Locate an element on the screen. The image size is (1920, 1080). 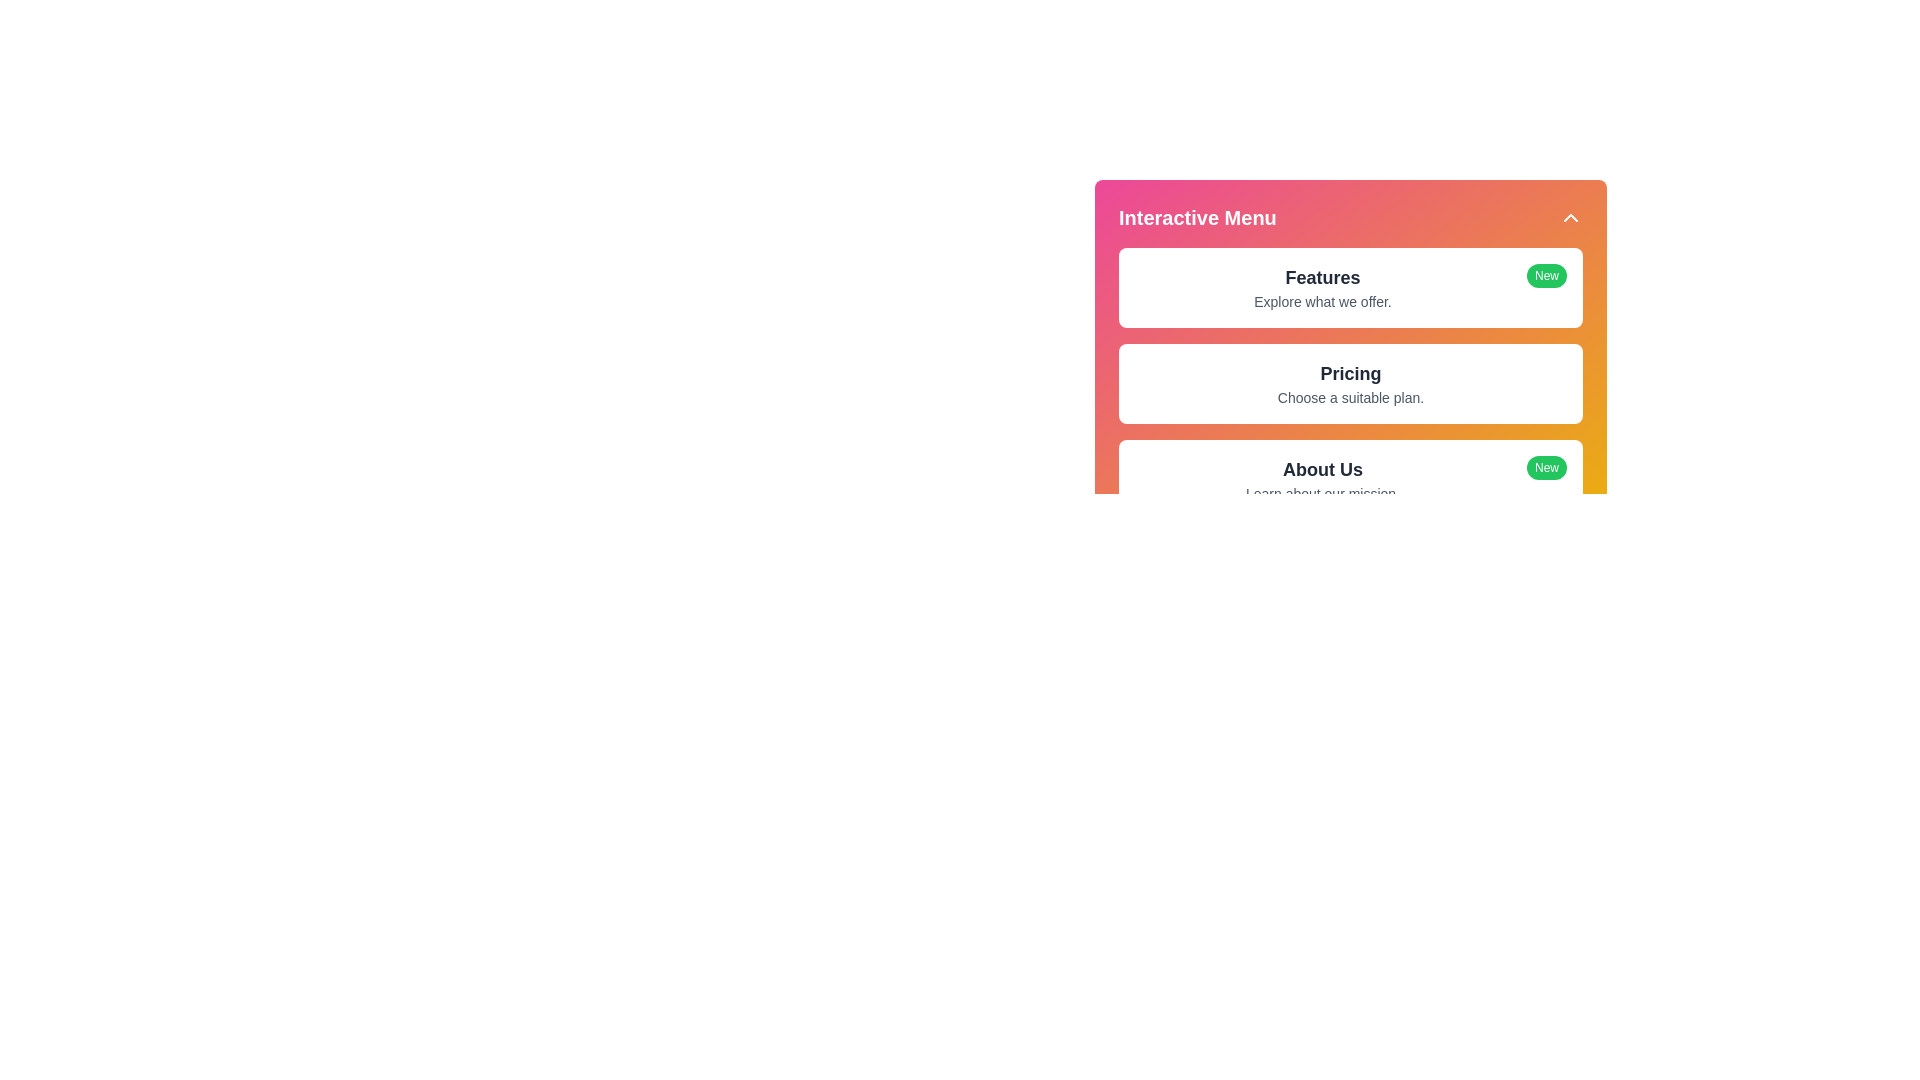
the expand/collapse button to toggle the menu panel is located at coordinates (1569, 218).